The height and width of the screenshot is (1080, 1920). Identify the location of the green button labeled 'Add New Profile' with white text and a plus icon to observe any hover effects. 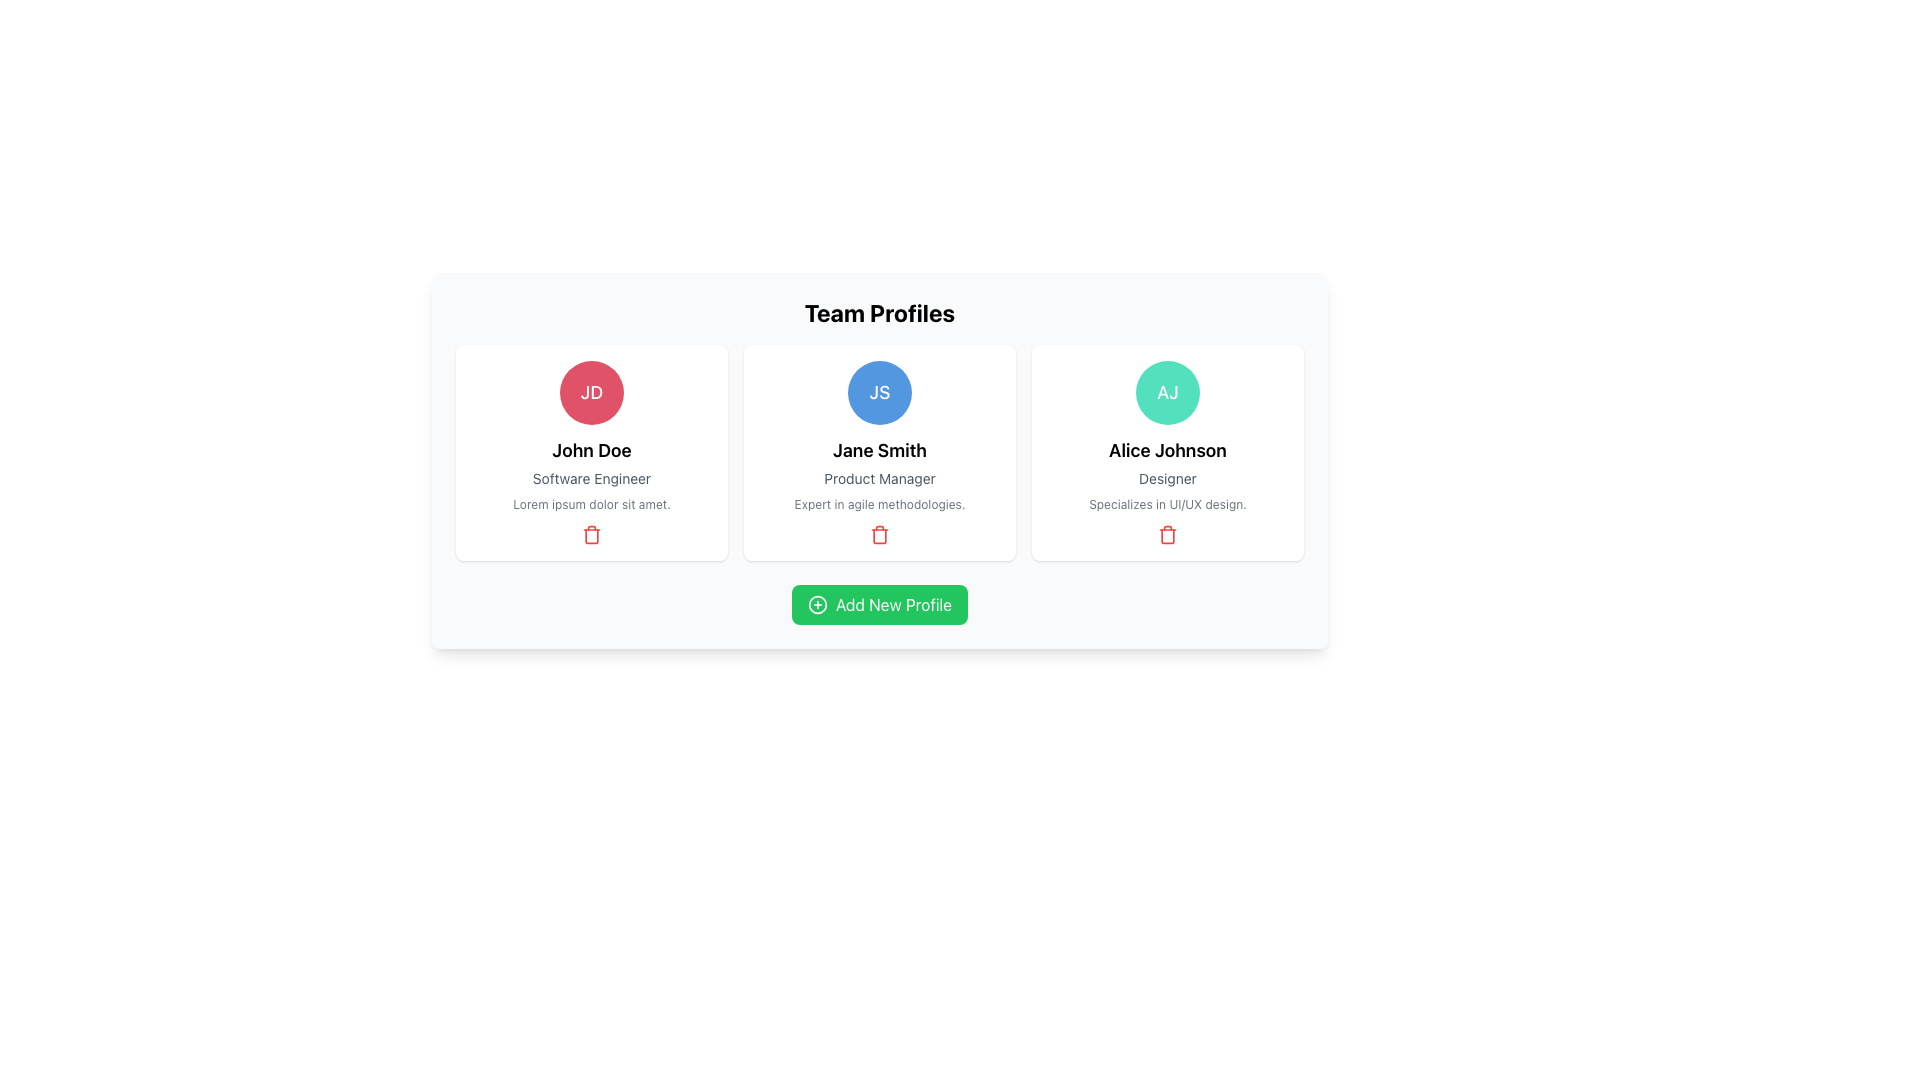
(879, 604).